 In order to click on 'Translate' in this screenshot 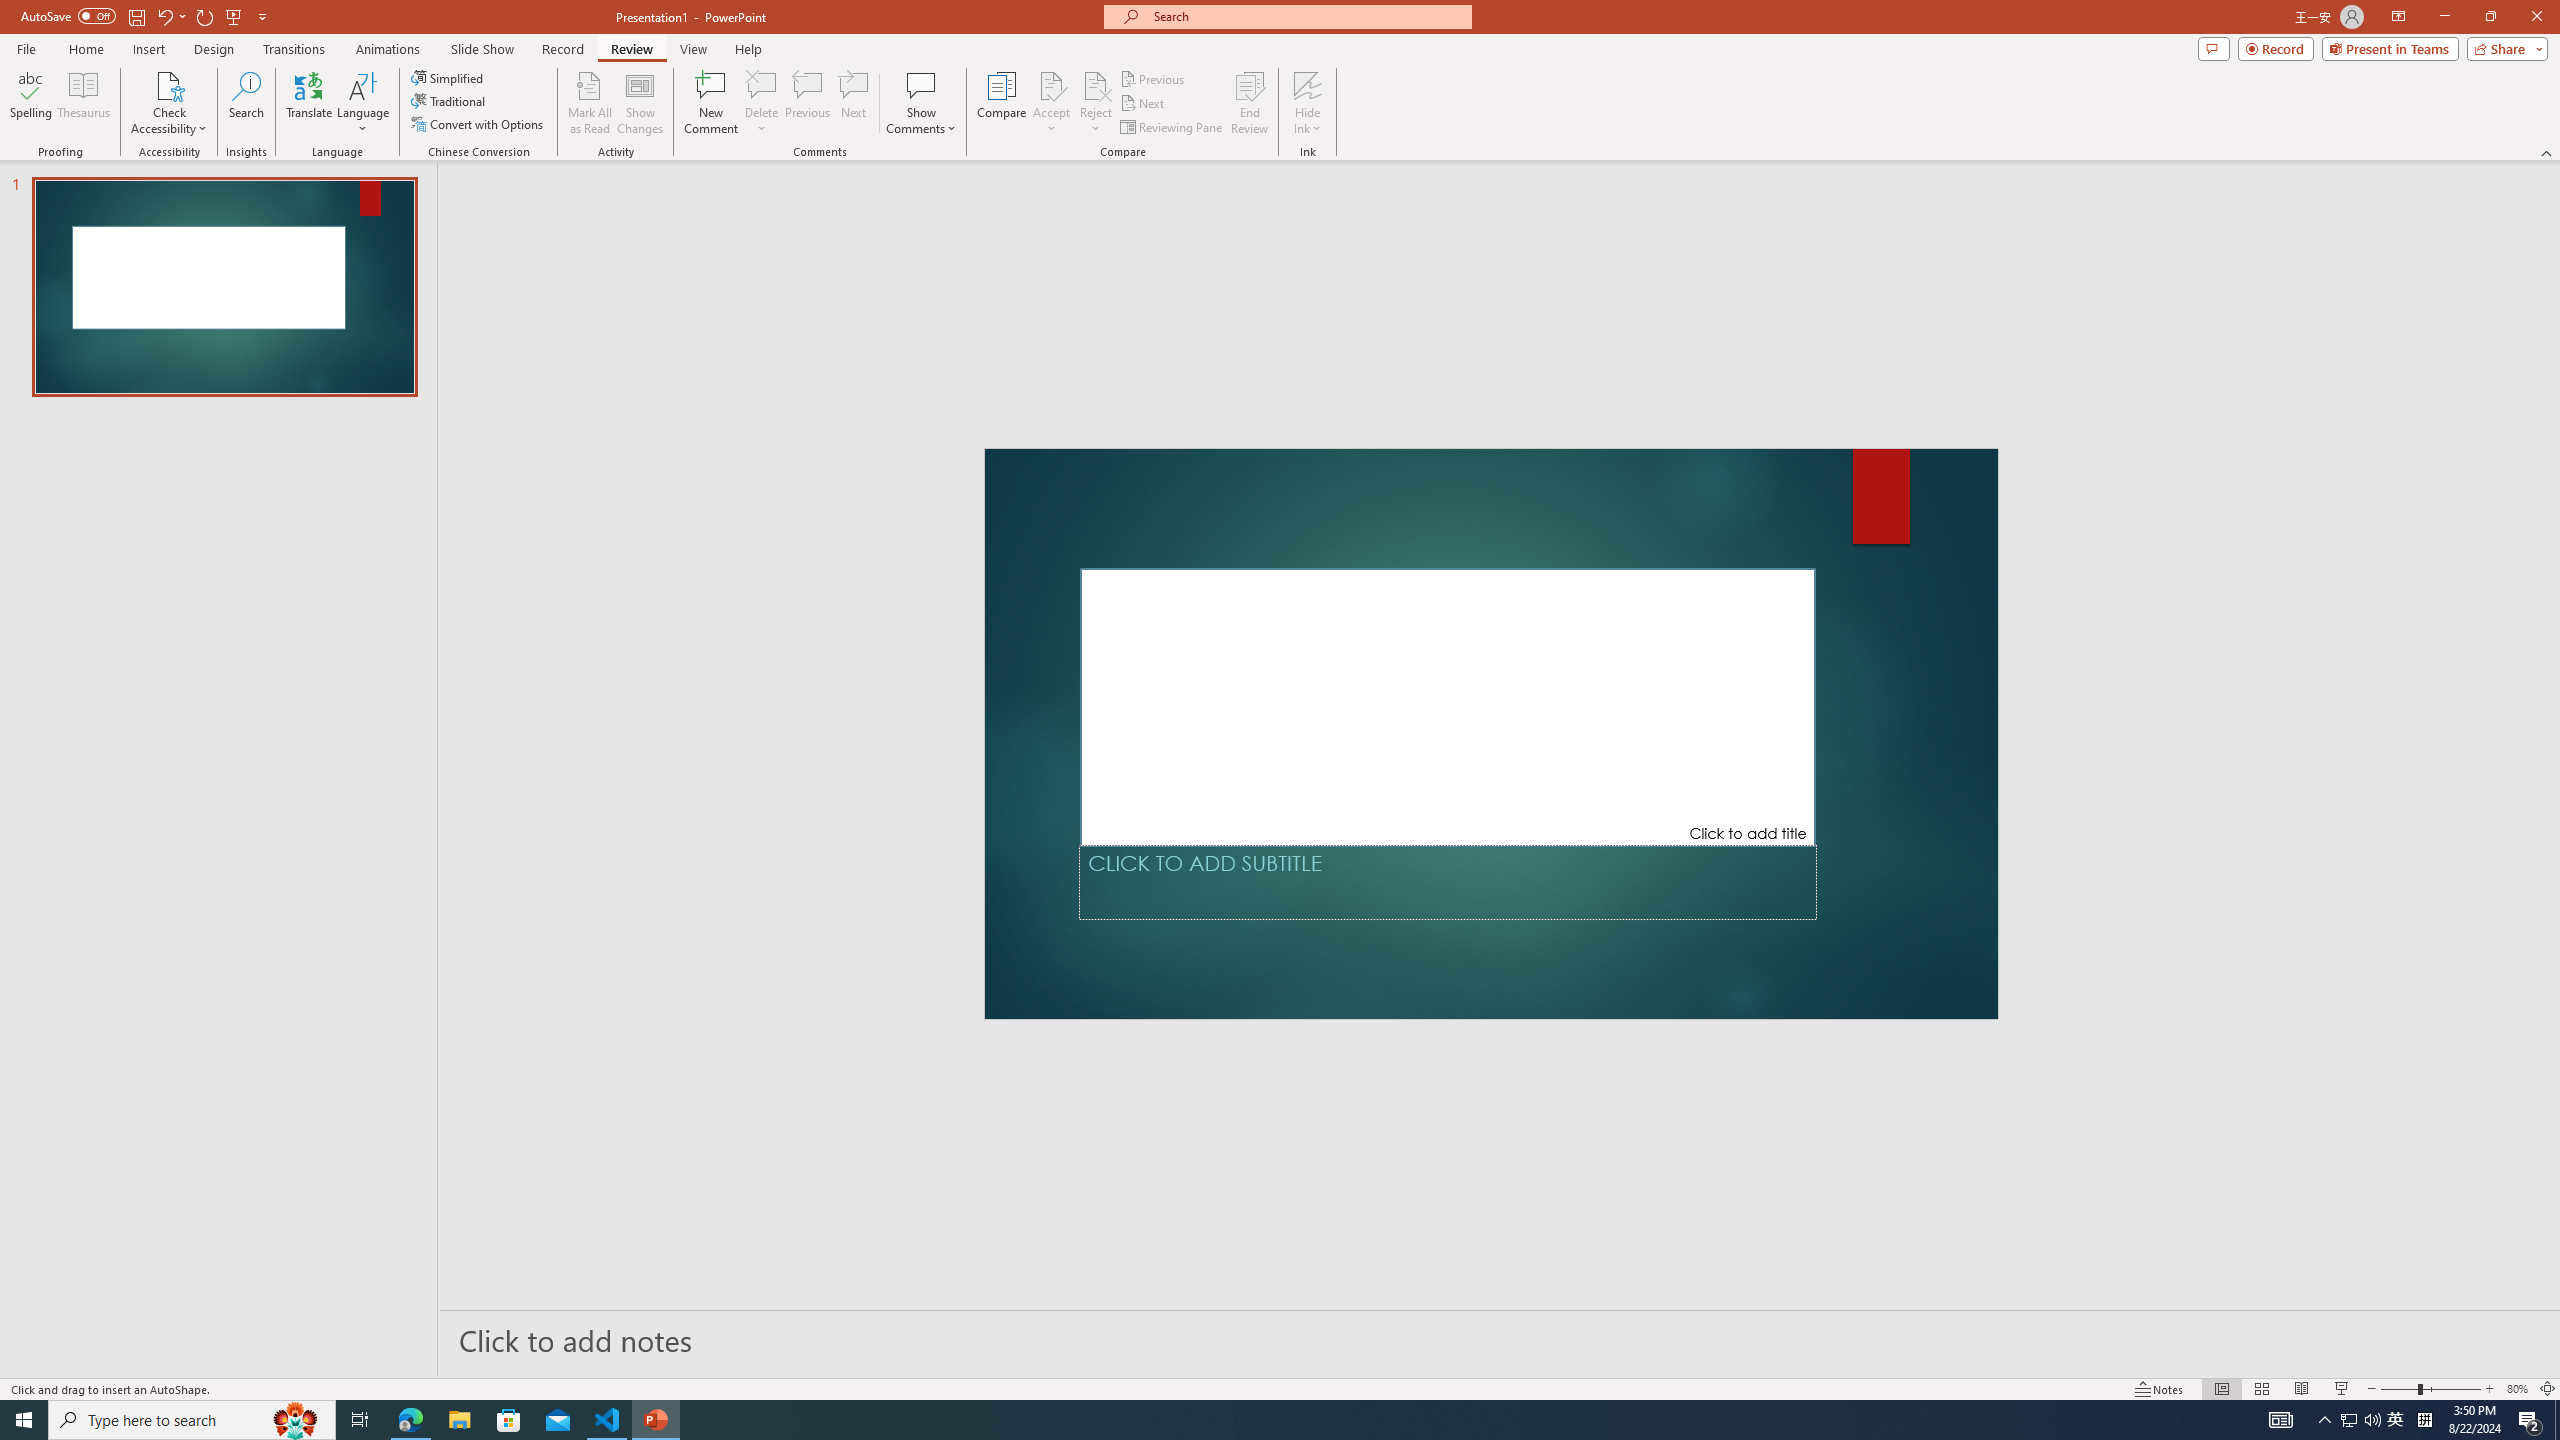, I will do `click(309, 103)`.